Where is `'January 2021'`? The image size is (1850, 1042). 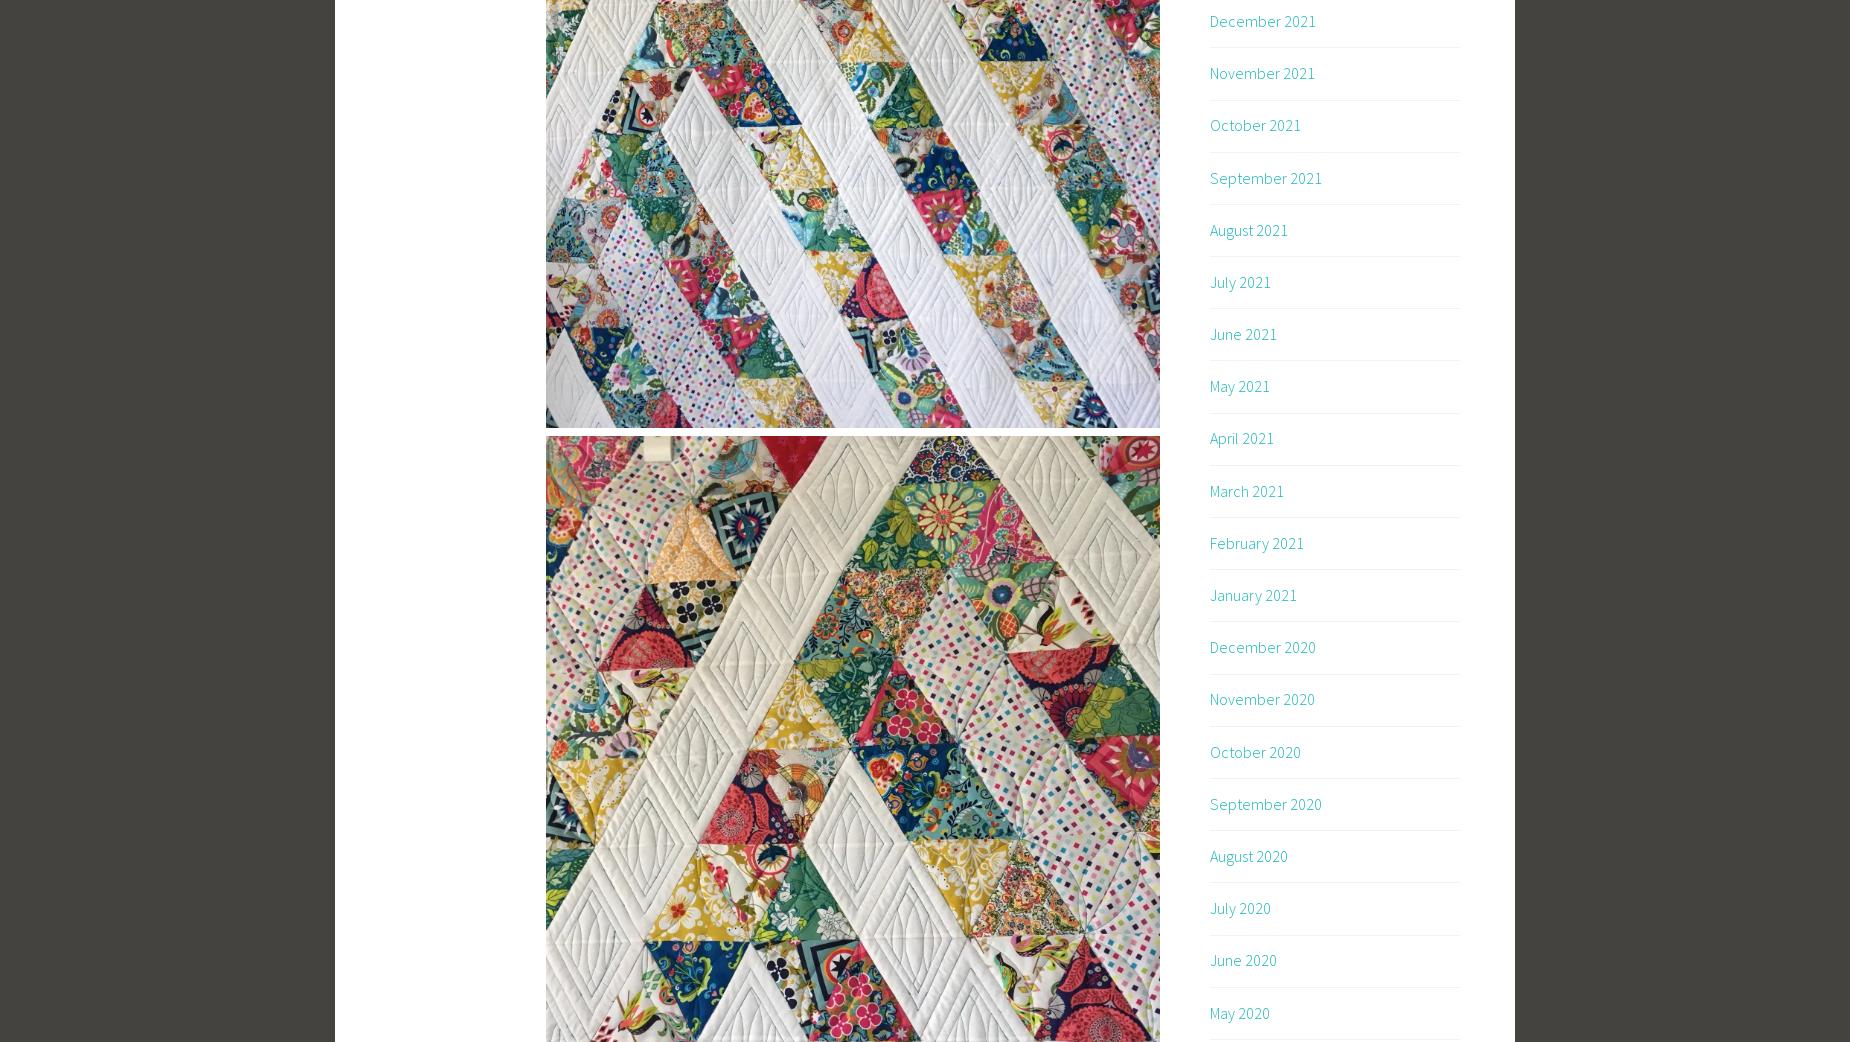
'January 2021' is located at coordinates (1252, 593).